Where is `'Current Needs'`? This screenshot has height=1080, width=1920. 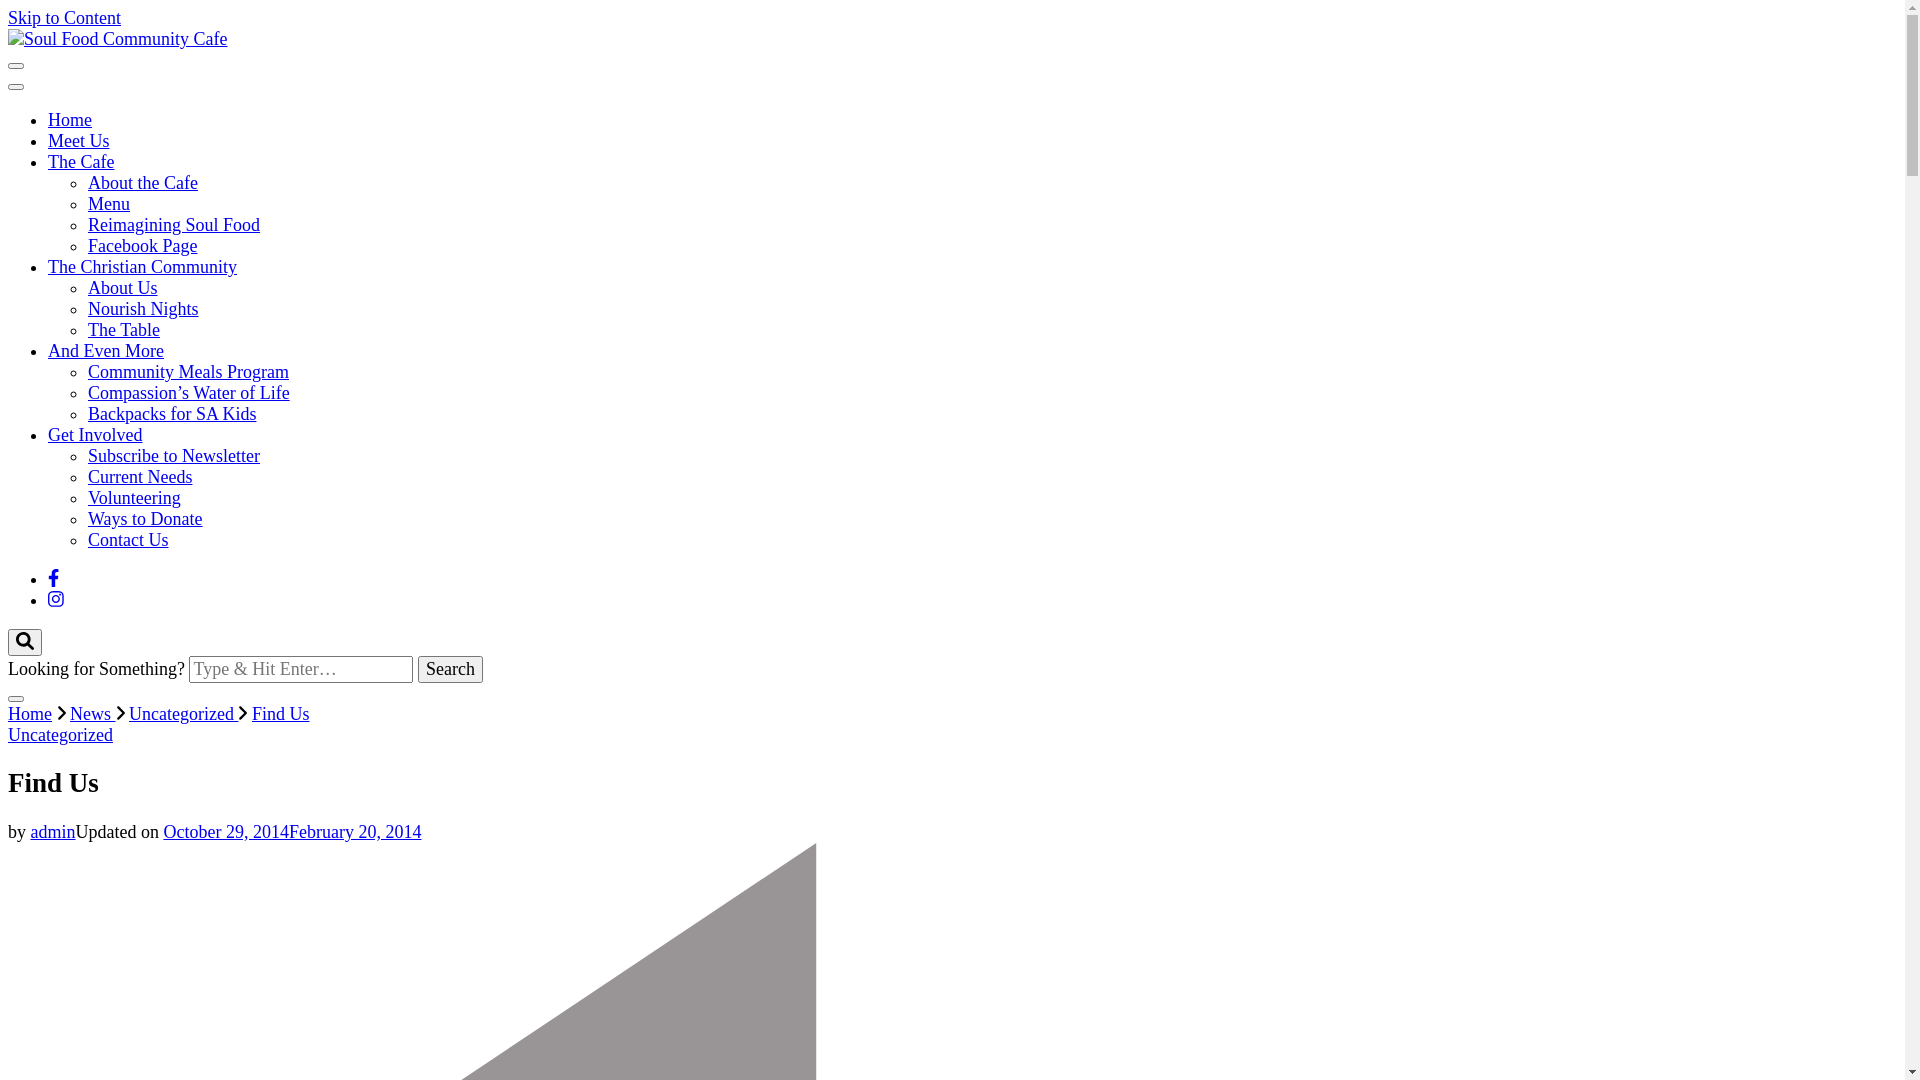
'Current Needs' is located at coordinates (86, 477).